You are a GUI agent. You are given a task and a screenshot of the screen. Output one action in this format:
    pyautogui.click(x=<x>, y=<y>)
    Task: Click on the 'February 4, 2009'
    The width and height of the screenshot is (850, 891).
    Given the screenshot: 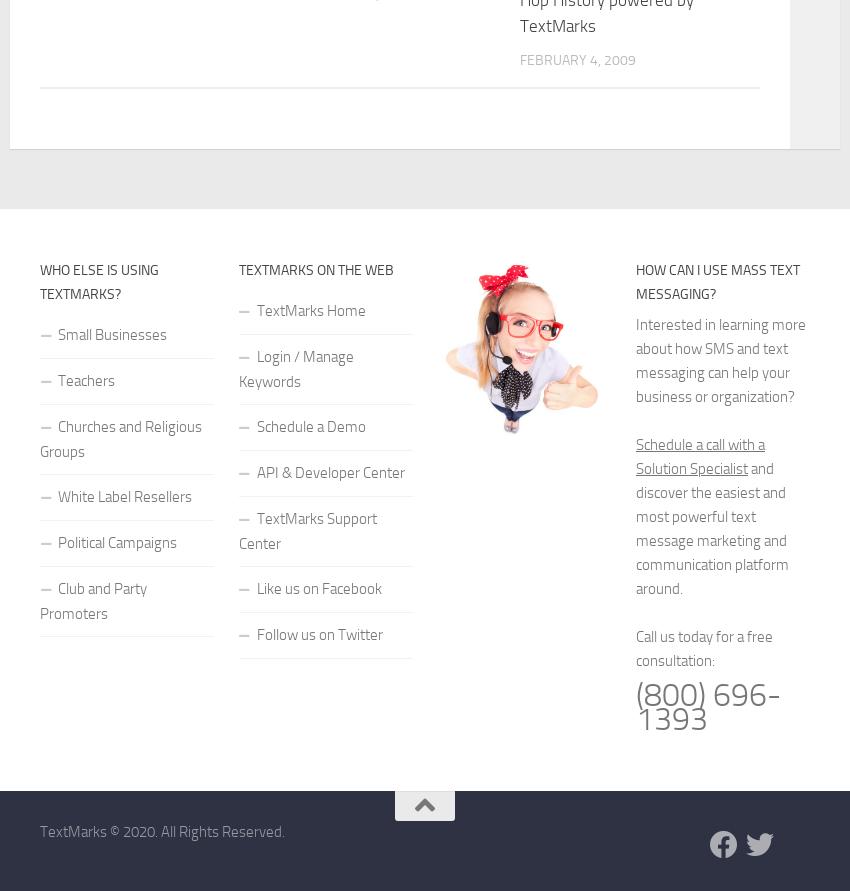 What is the action you would take?
    pyautogui.click(x=576, y=60)
    